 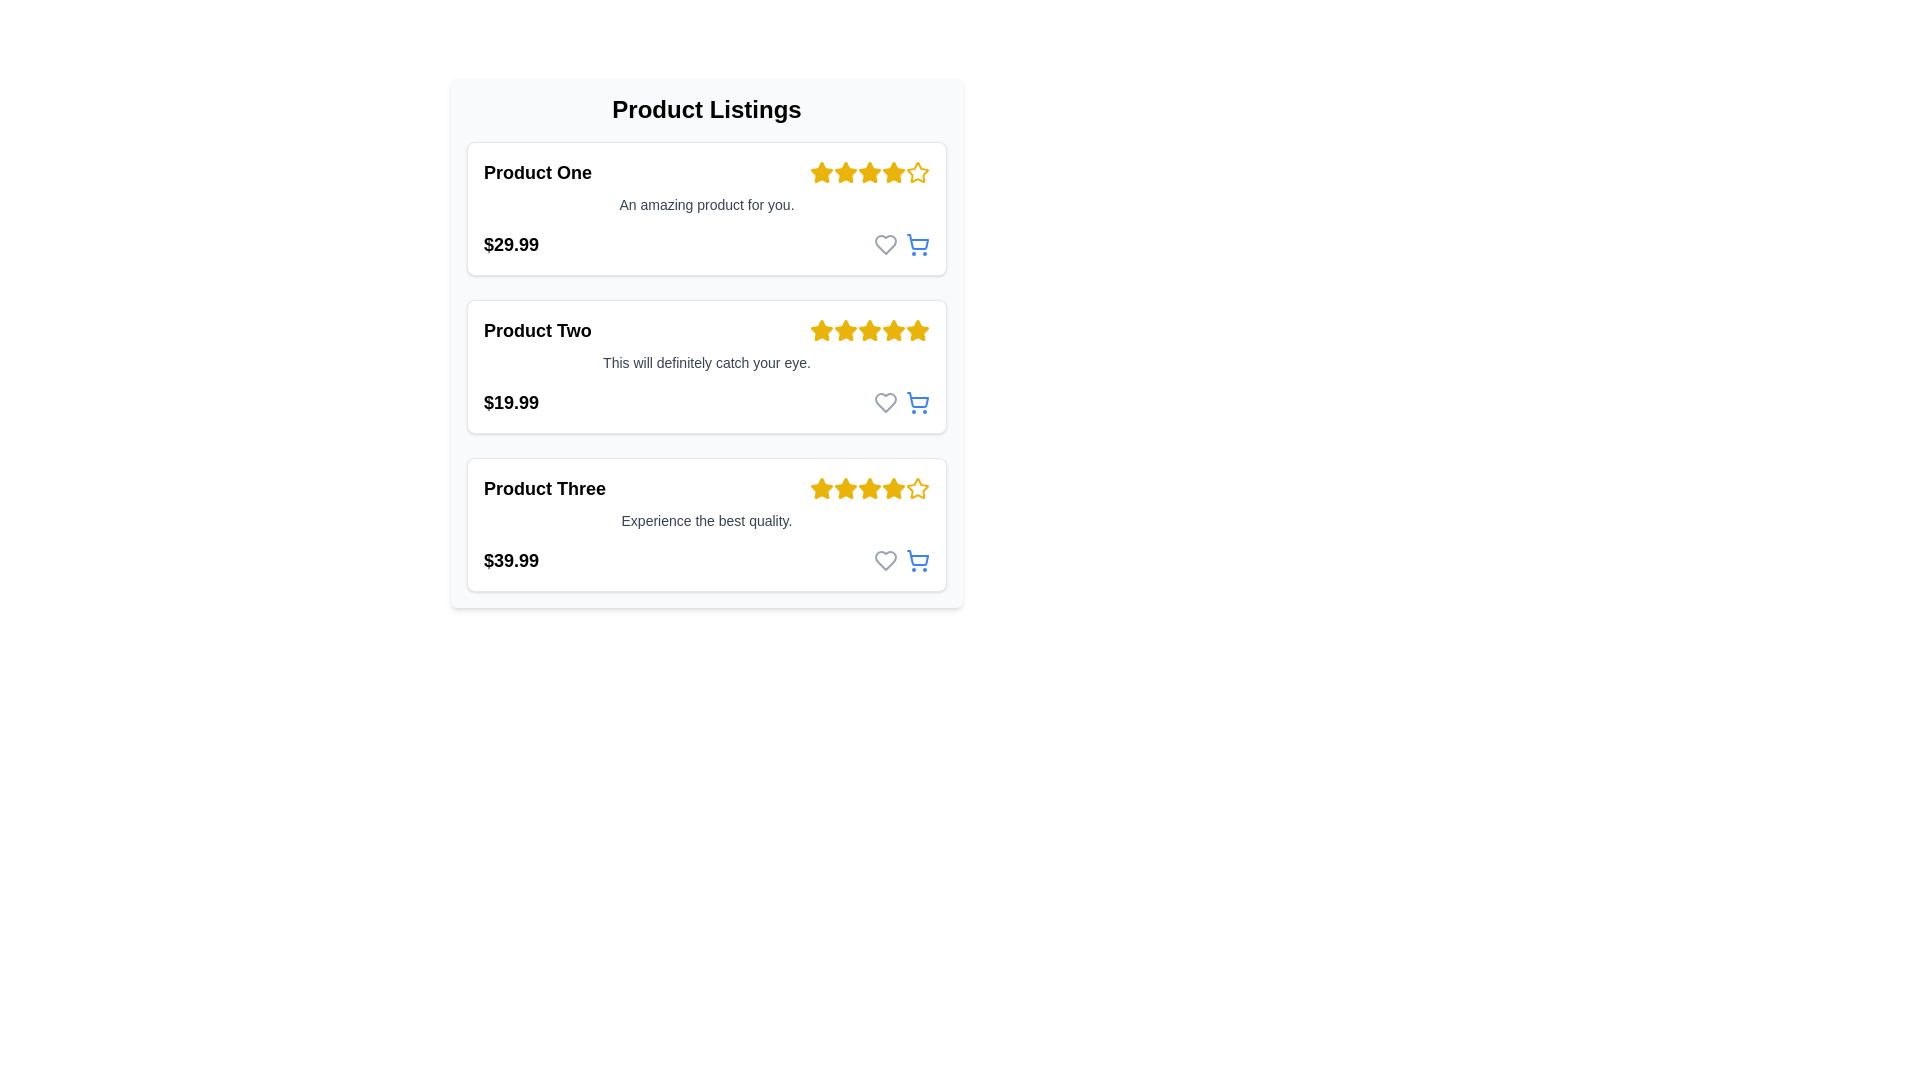 What do you see at coordinates (869, 172) in the screenshot?
I see `the fourth star in the rating component located under the header 'Product Listings' to assess the product rating` at bounding box center [869, 172].